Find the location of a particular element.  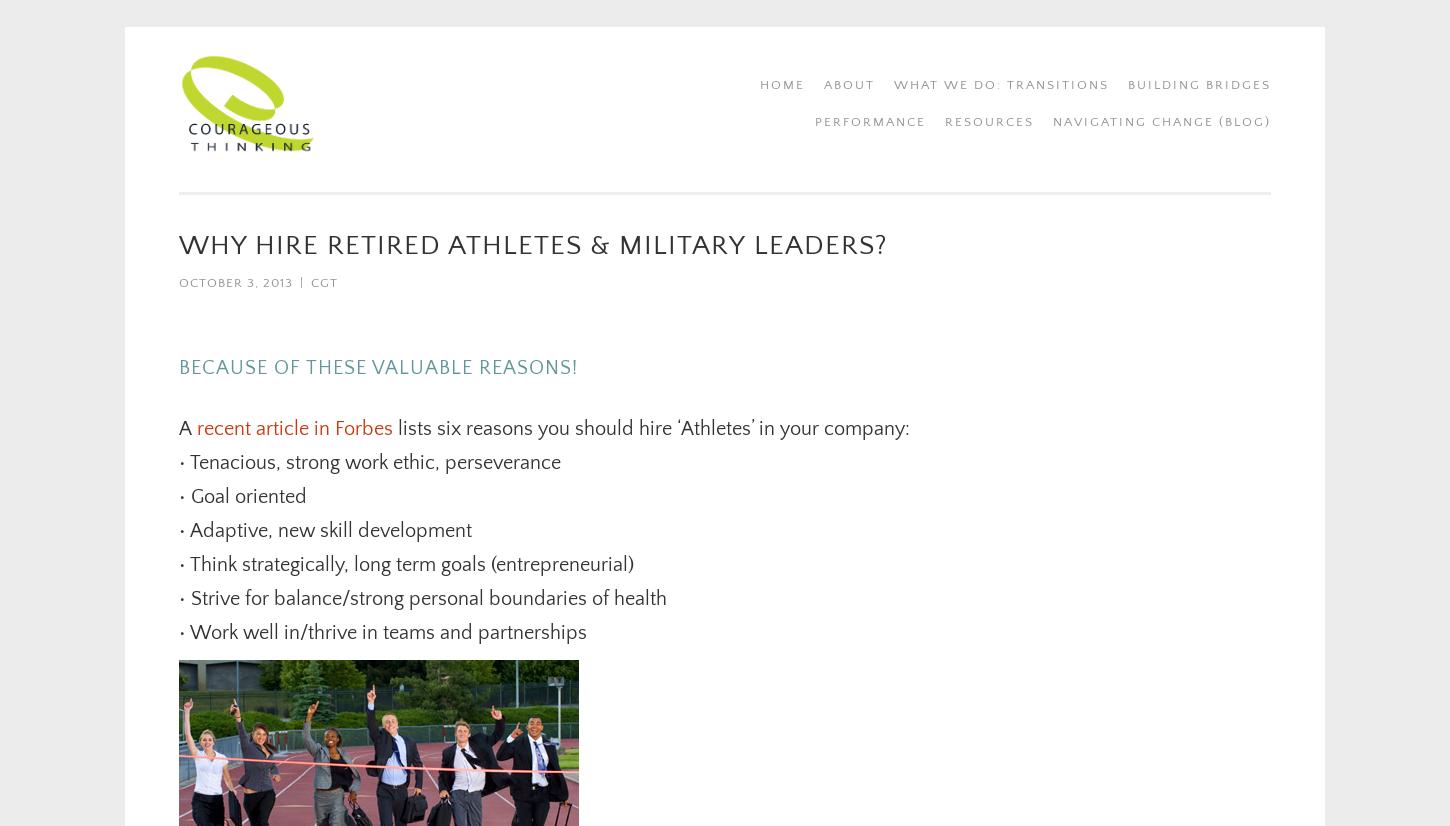

'Courageous Thinking' is located at coordinates (434, 81).